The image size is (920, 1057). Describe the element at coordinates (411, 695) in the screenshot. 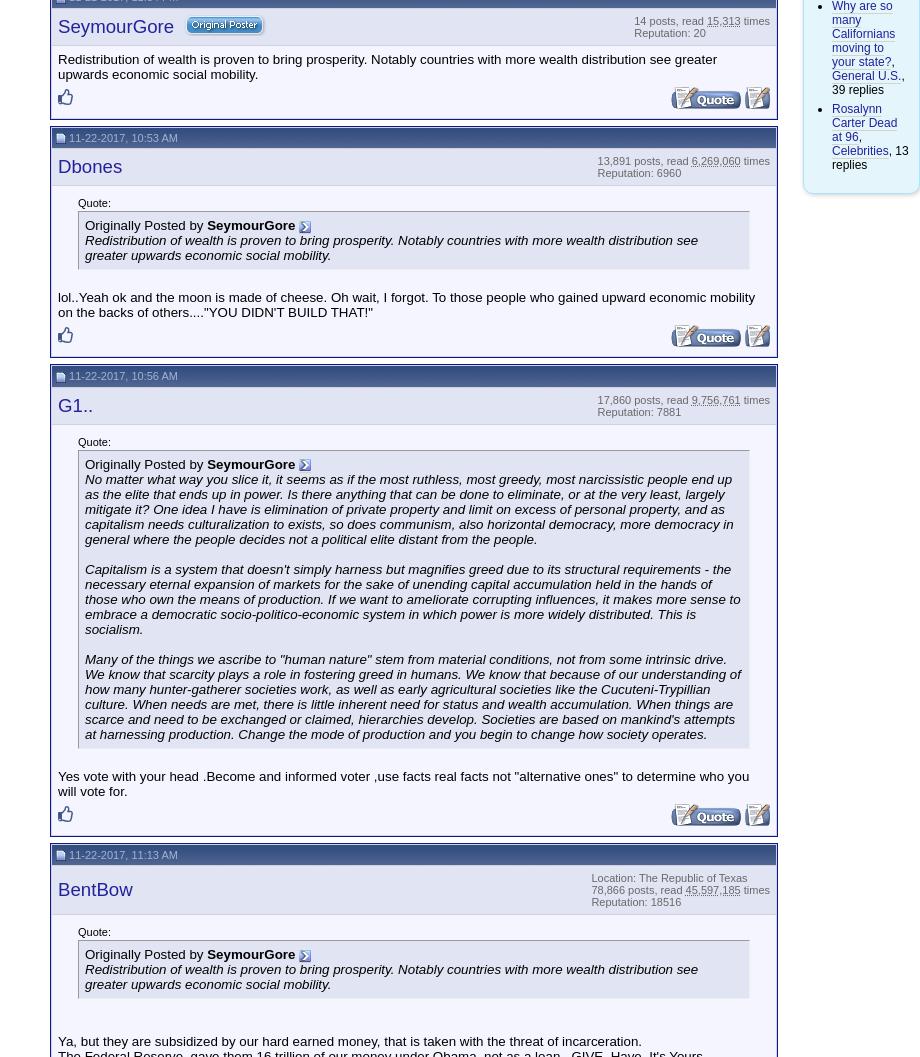

I see `'Many of the things we ascribe to "human nature" stem from material conditions, not from some intrinsic drive. We know that scarcity plays a role in fostering greed in humans. We know that because of our understanding of how many hunter-gatherer societies work, as well as early agricultural societies like the Cucuteni-Trypillian culture. When needs are met, there is little inherent need for status and wealth accumulation. When things are scarce and need to be exchanged or claimed, hierarchies develop. Societies are based on mankind's attempts at harnessing production. Change the mode of production and you begin to change how society operates.'` at that location.